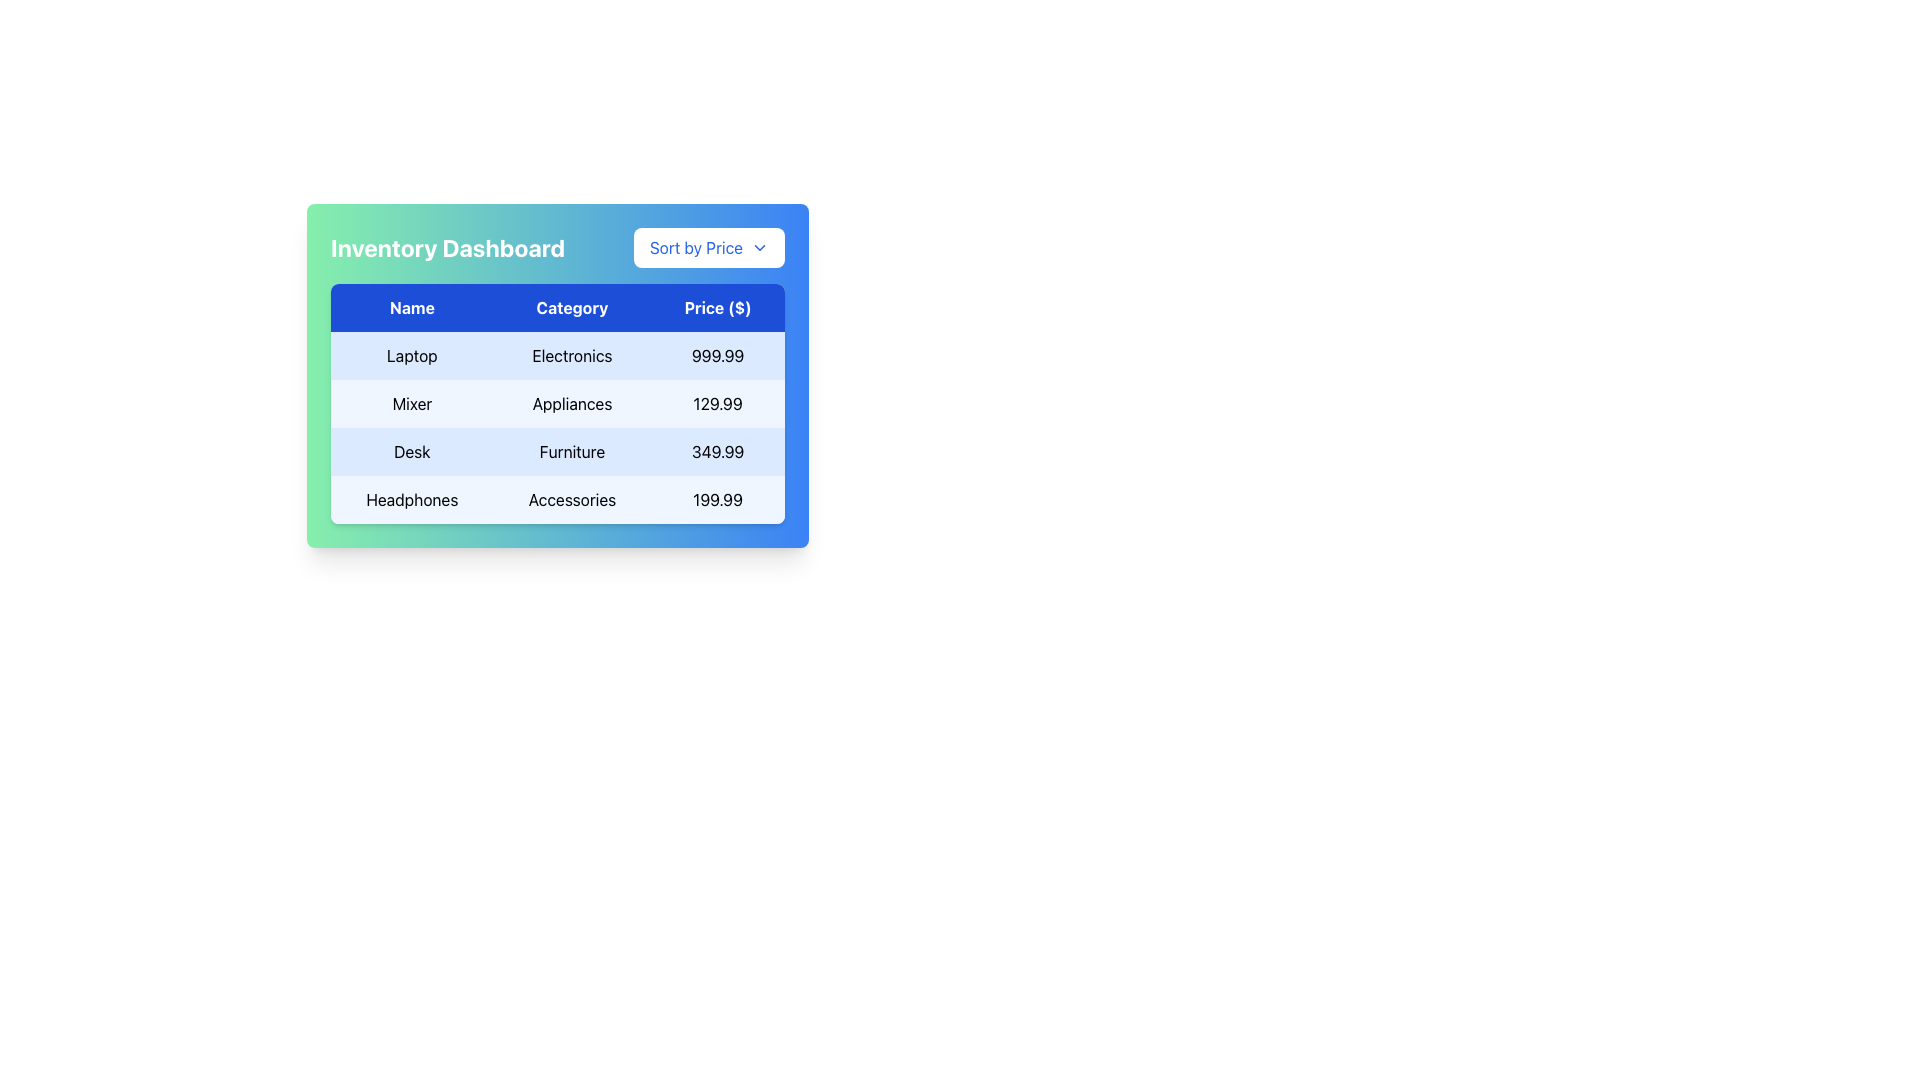  What do you see at coordinates (557, 499) in the screenshot?
I see `or highlight the fourth table row displaying 'Headphones', 'Accessories', and '199.99' with a light blue background` at bounding box center [557, 499].